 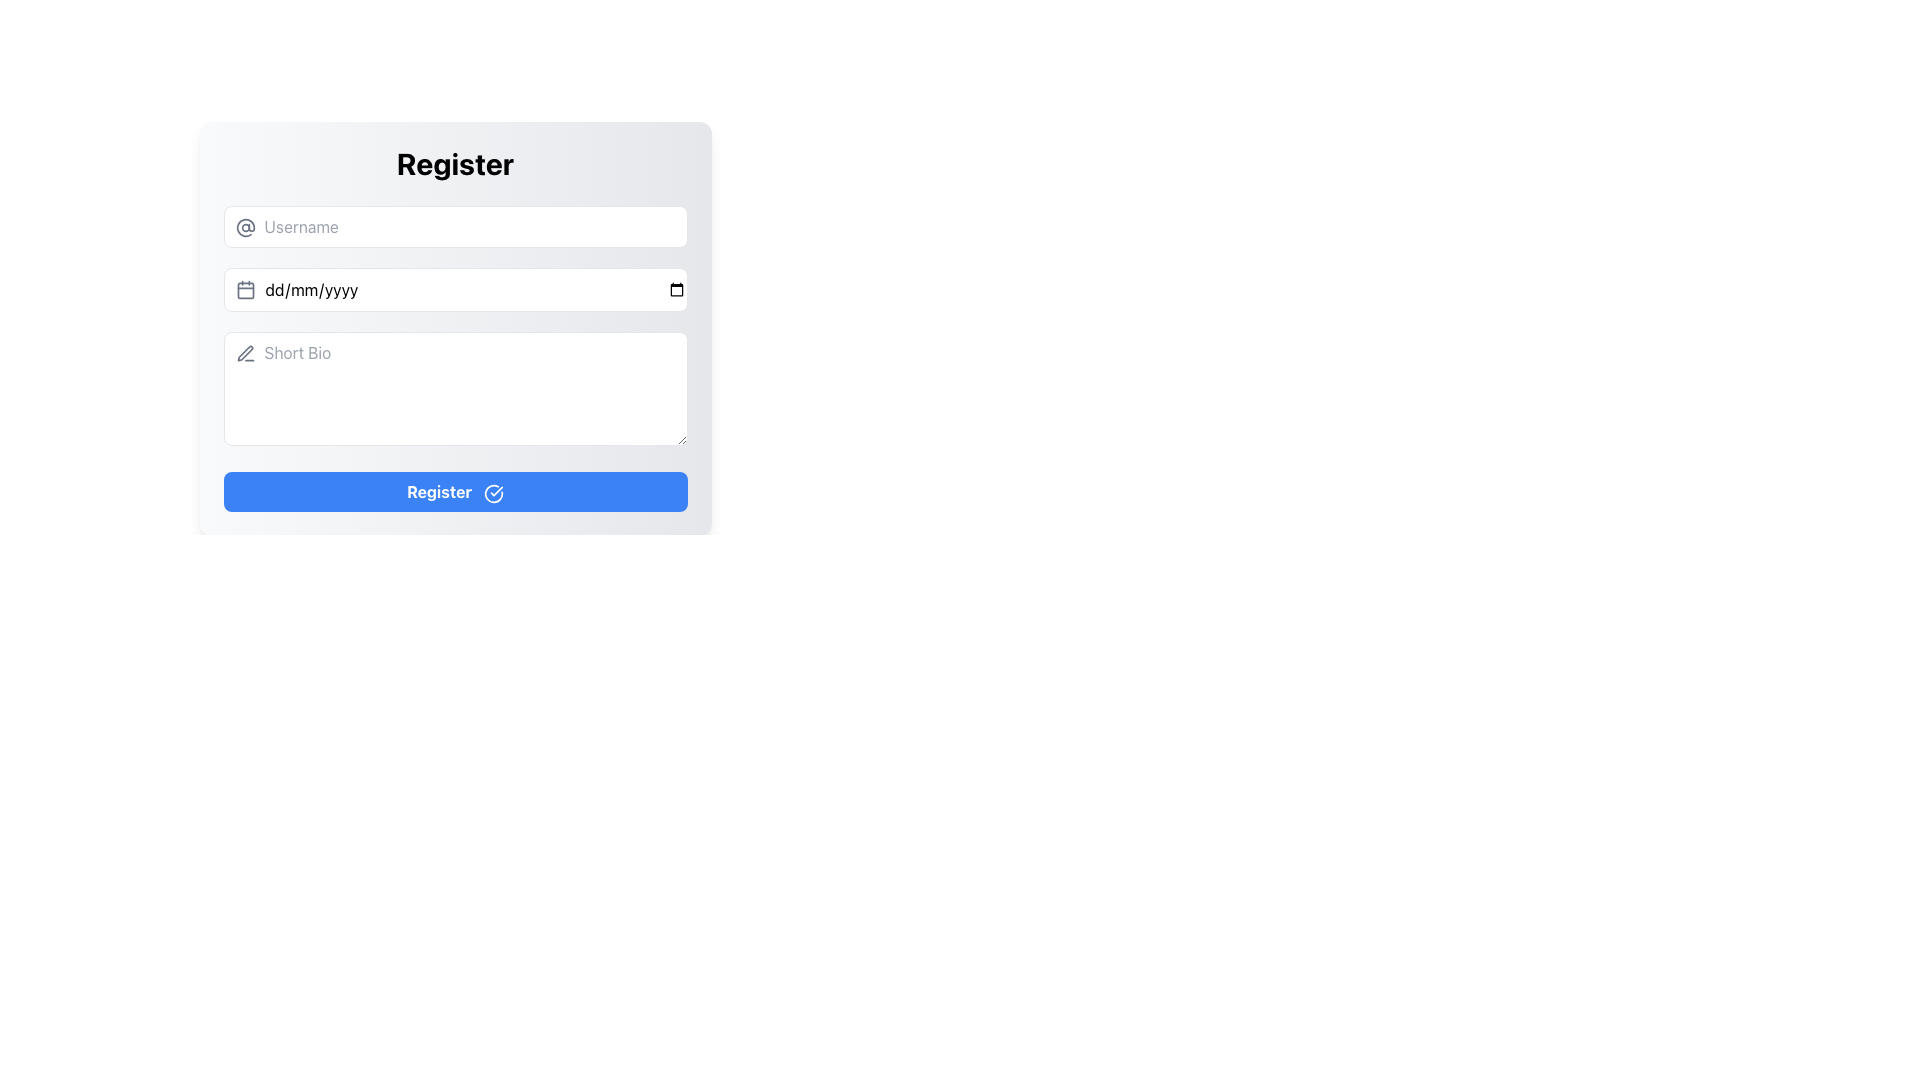 What do you see at coordinates (454, 392) in the screenshot?
I see `to select text within the multiline text input field labeled 'Short Bio' located in the user registration form, positioned below the 'dd/mm/yyyy' text box and above the 'Register' button` at bounding box center [454, 392].